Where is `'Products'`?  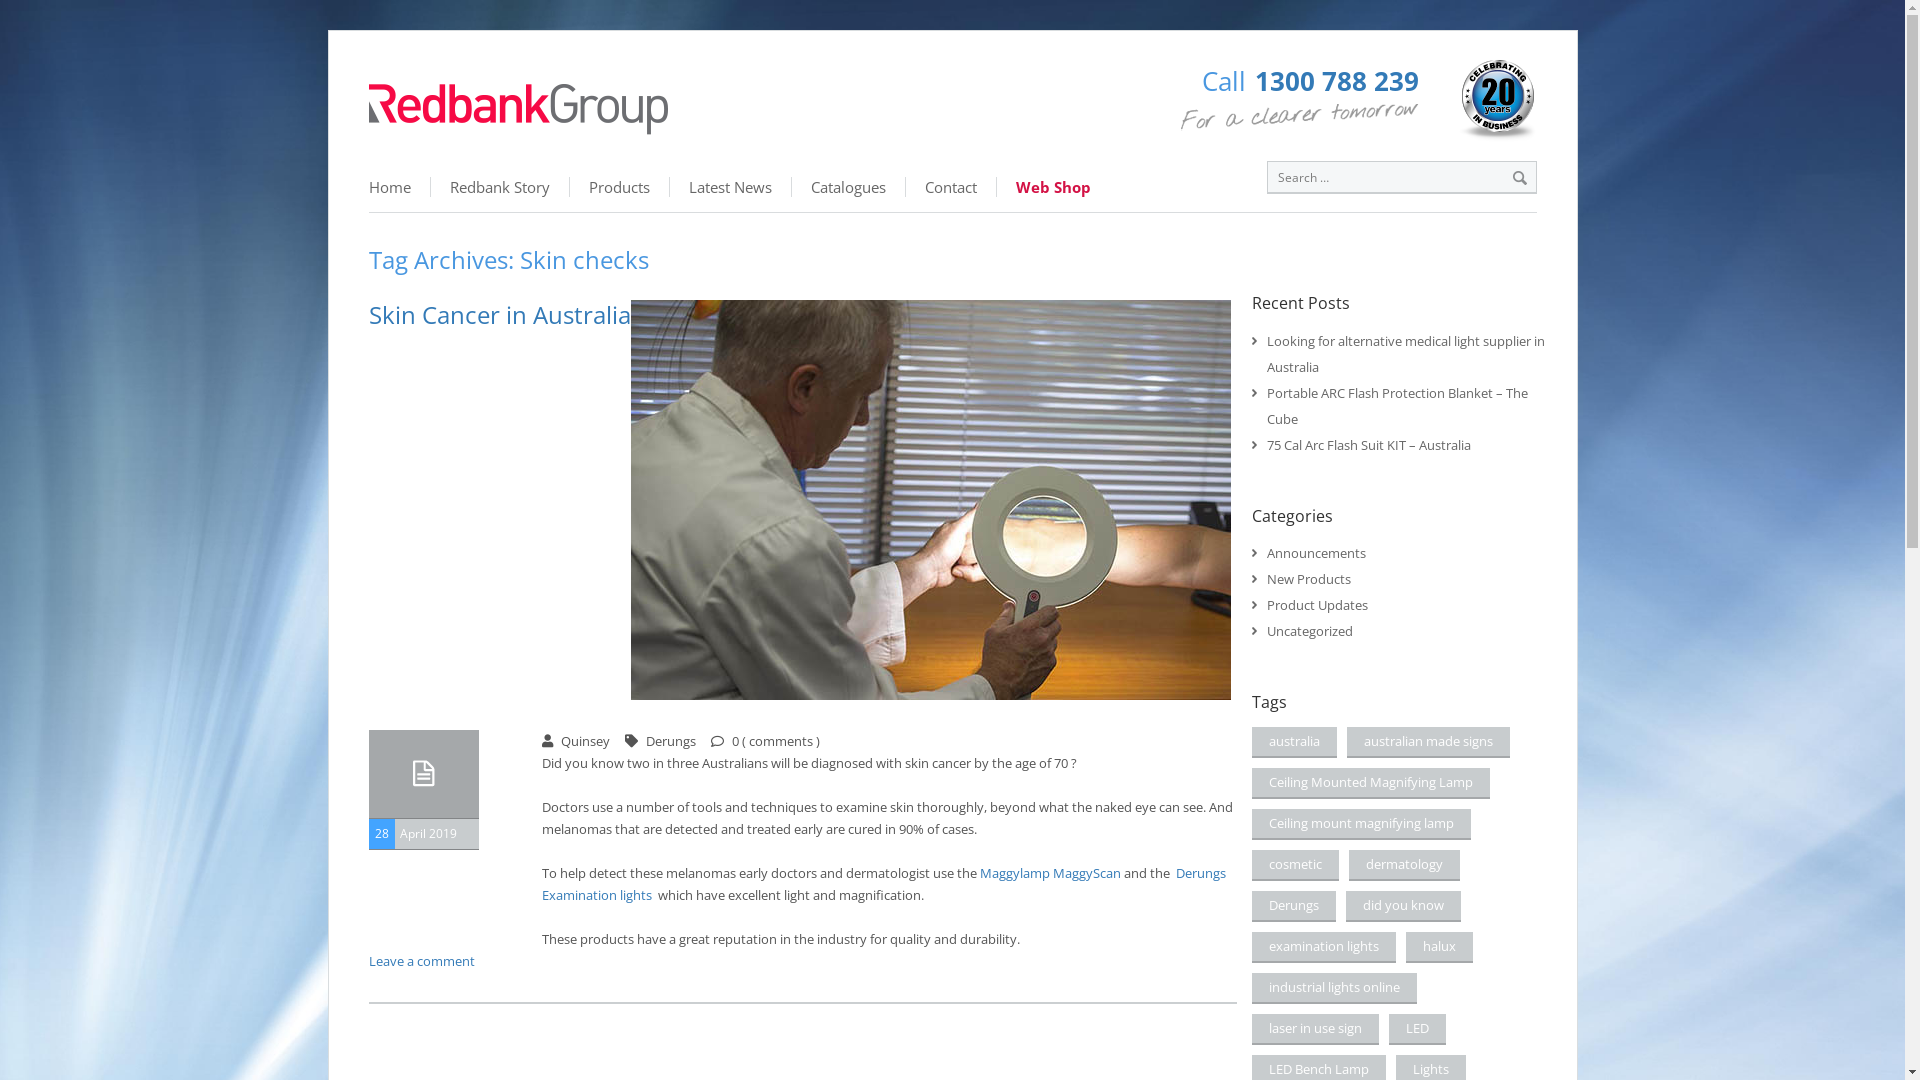
'Products' is located at coordinates (618, 186).